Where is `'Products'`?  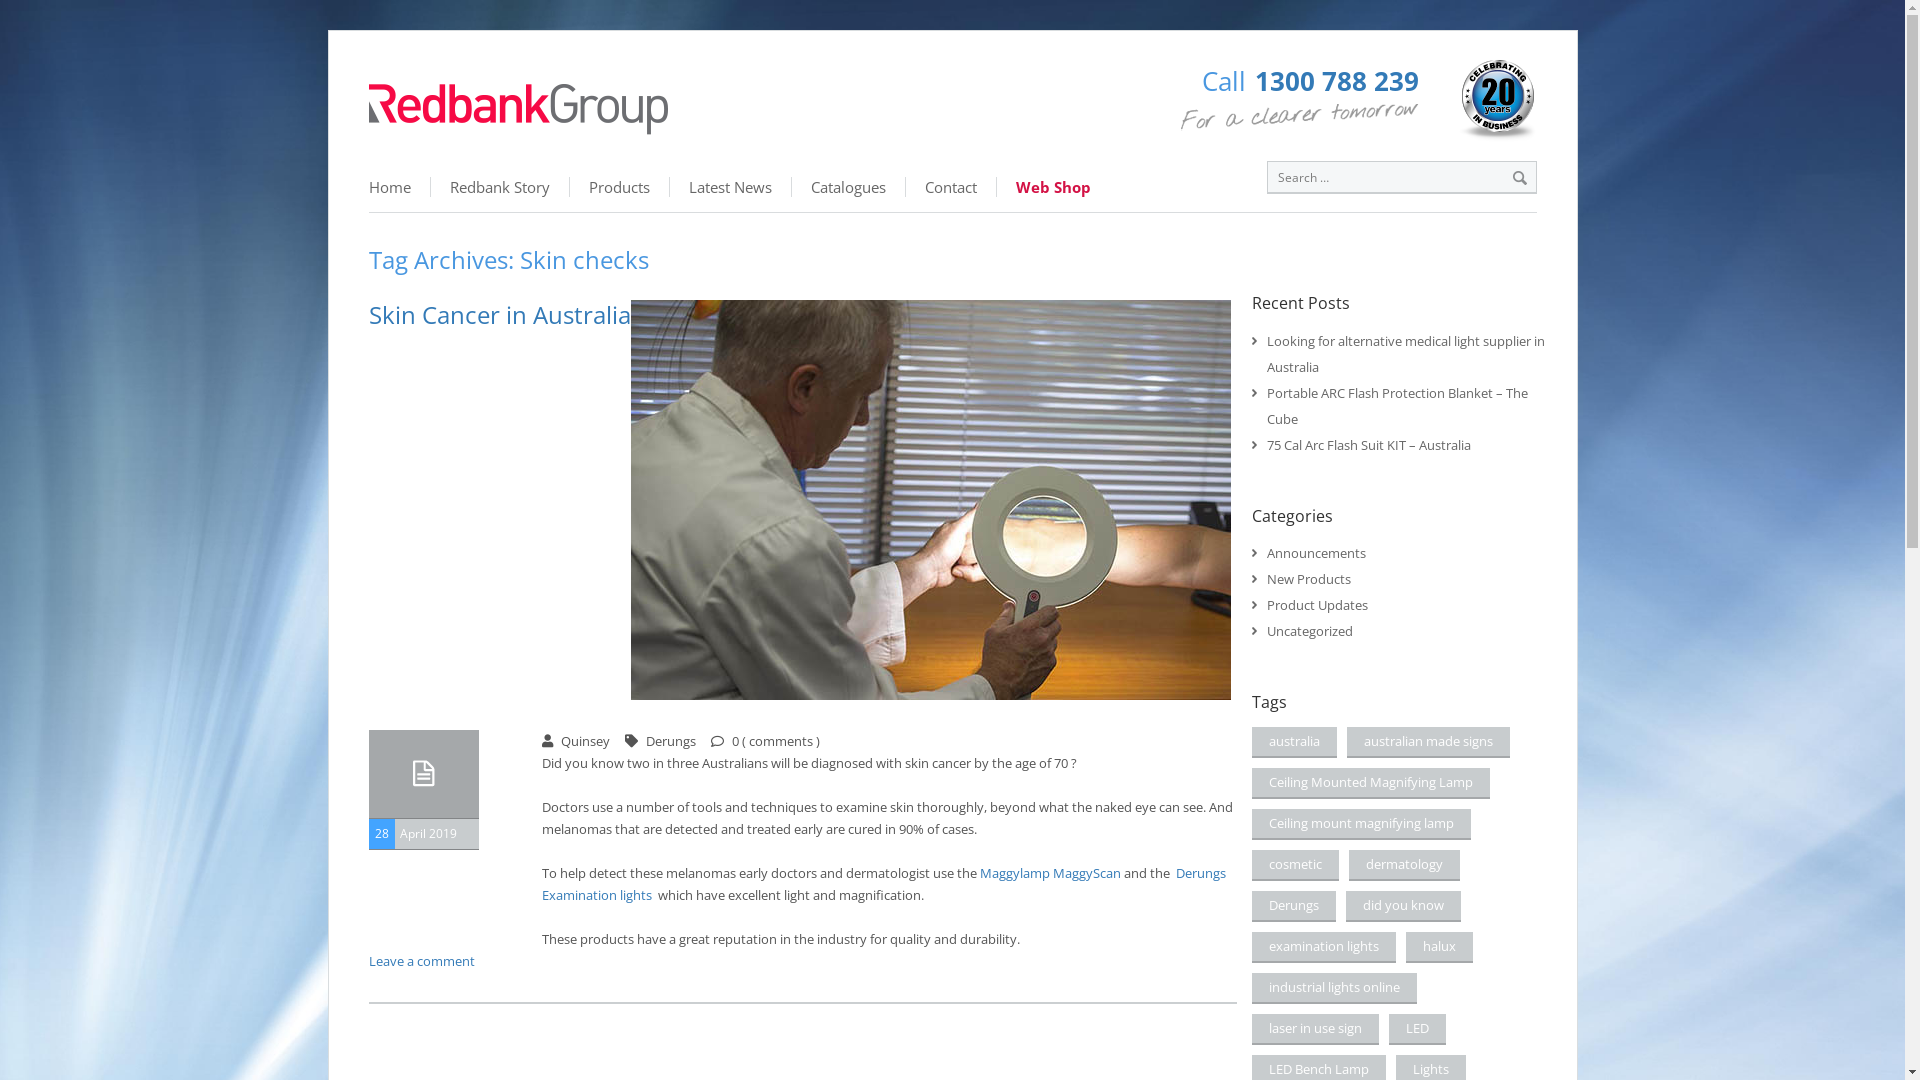
'Products' is located at coordinates (618, 186).